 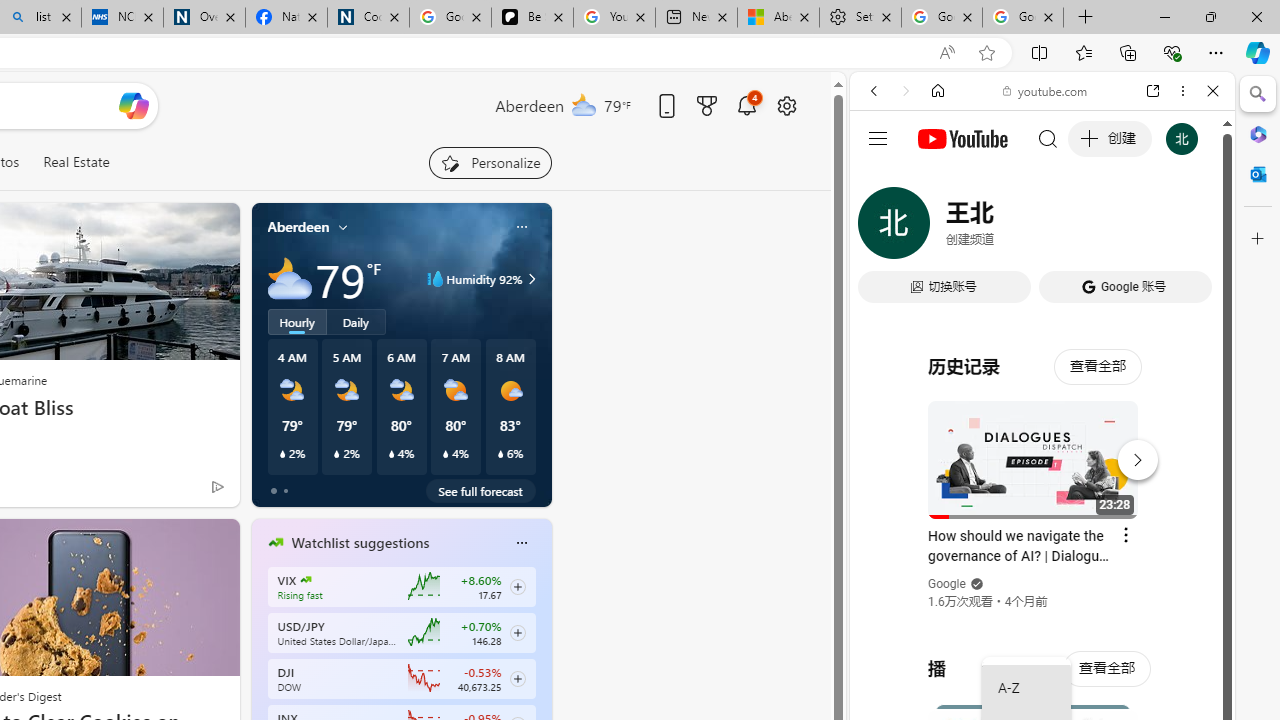 What do you see at coordinates (500, 453) in the screenshot?
I see `'Class: weather-current-precipitation-glyph'` at bounding box center [500, 453].